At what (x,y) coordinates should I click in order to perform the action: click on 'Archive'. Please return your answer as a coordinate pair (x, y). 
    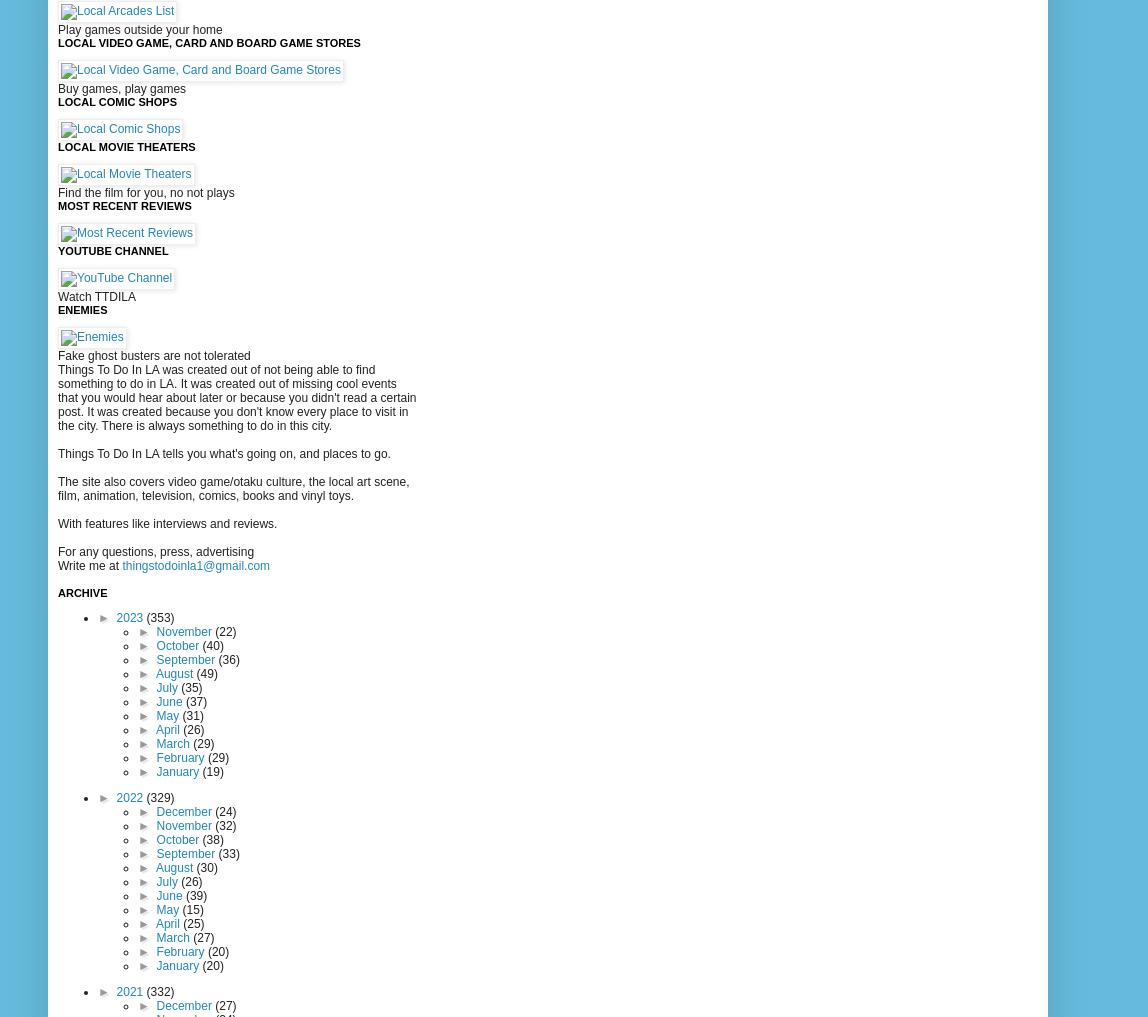
    Looking at the image, I should click on (82, 590).